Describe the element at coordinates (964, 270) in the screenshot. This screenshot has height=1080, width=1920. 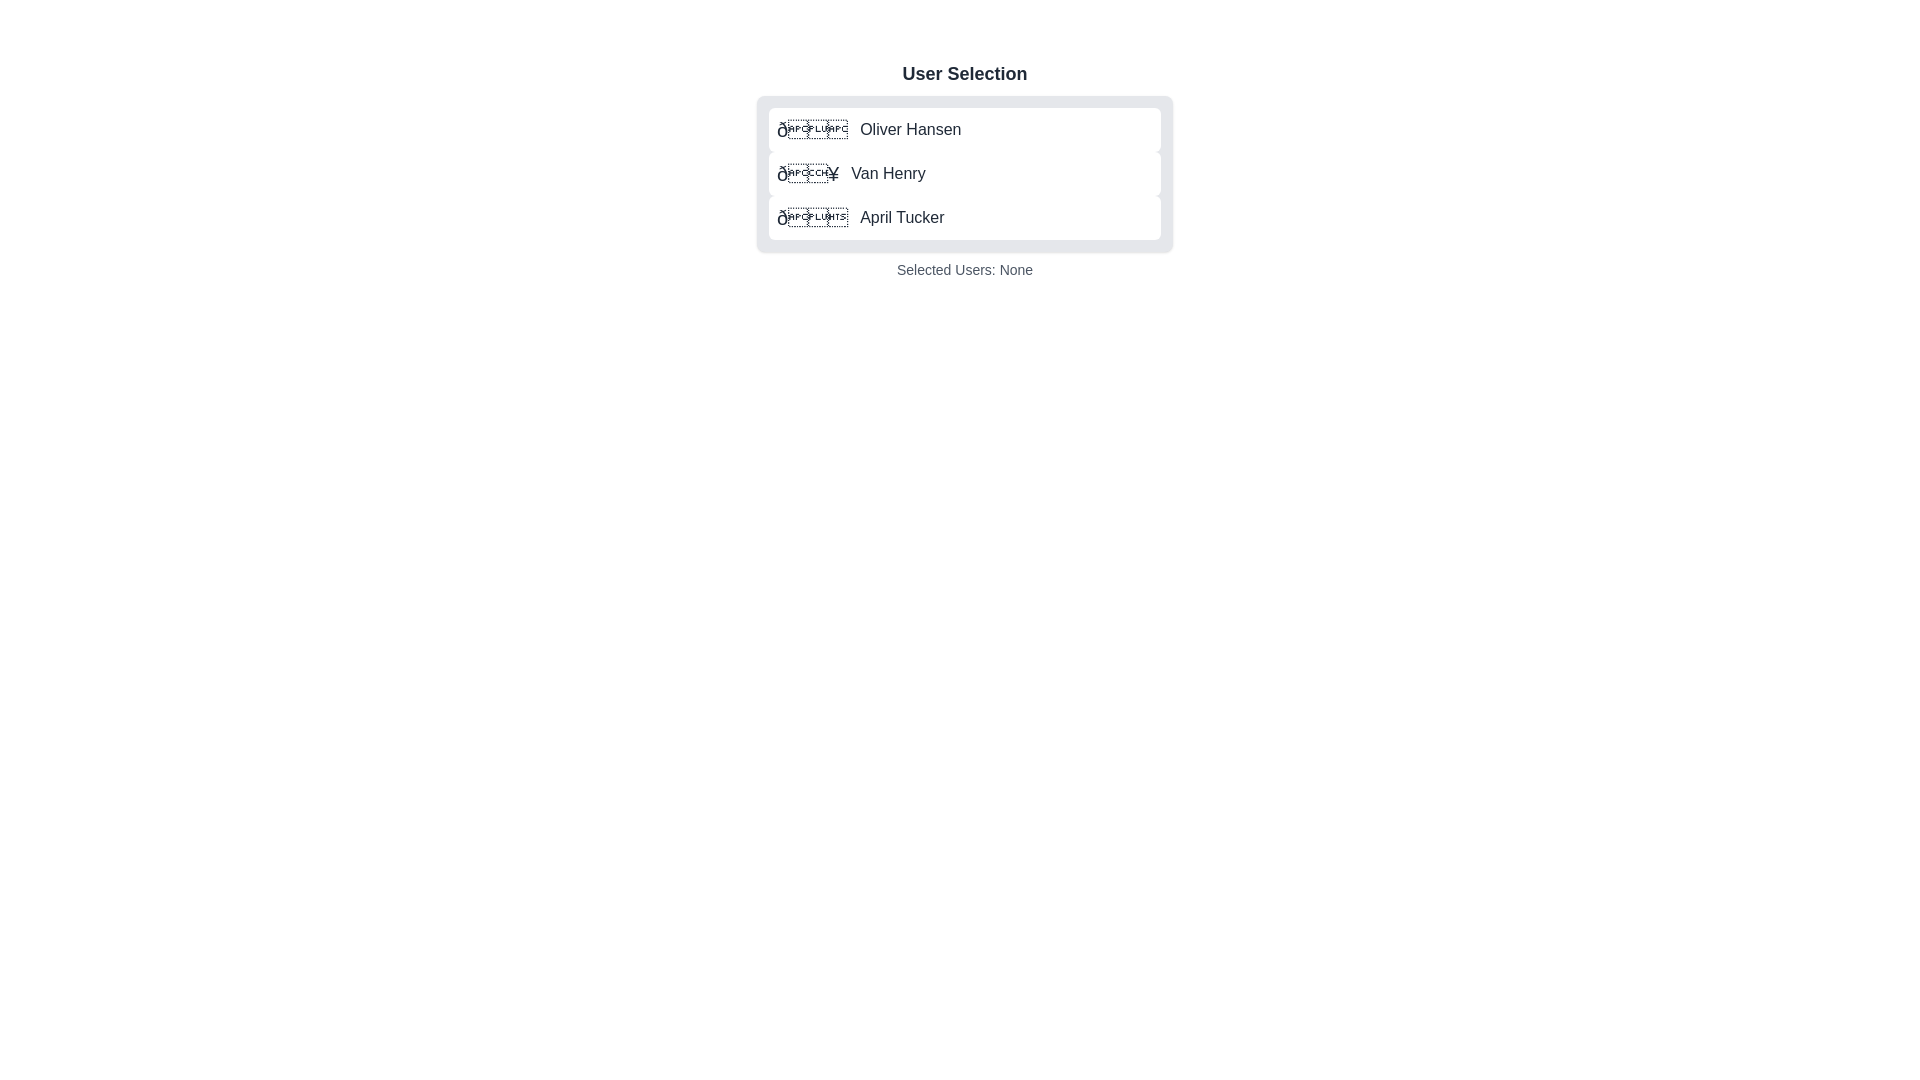
I see `the label that informs the user about currently selected users, indicating 'None' when no selection has been made, located directly below the selectable user options` at that location.